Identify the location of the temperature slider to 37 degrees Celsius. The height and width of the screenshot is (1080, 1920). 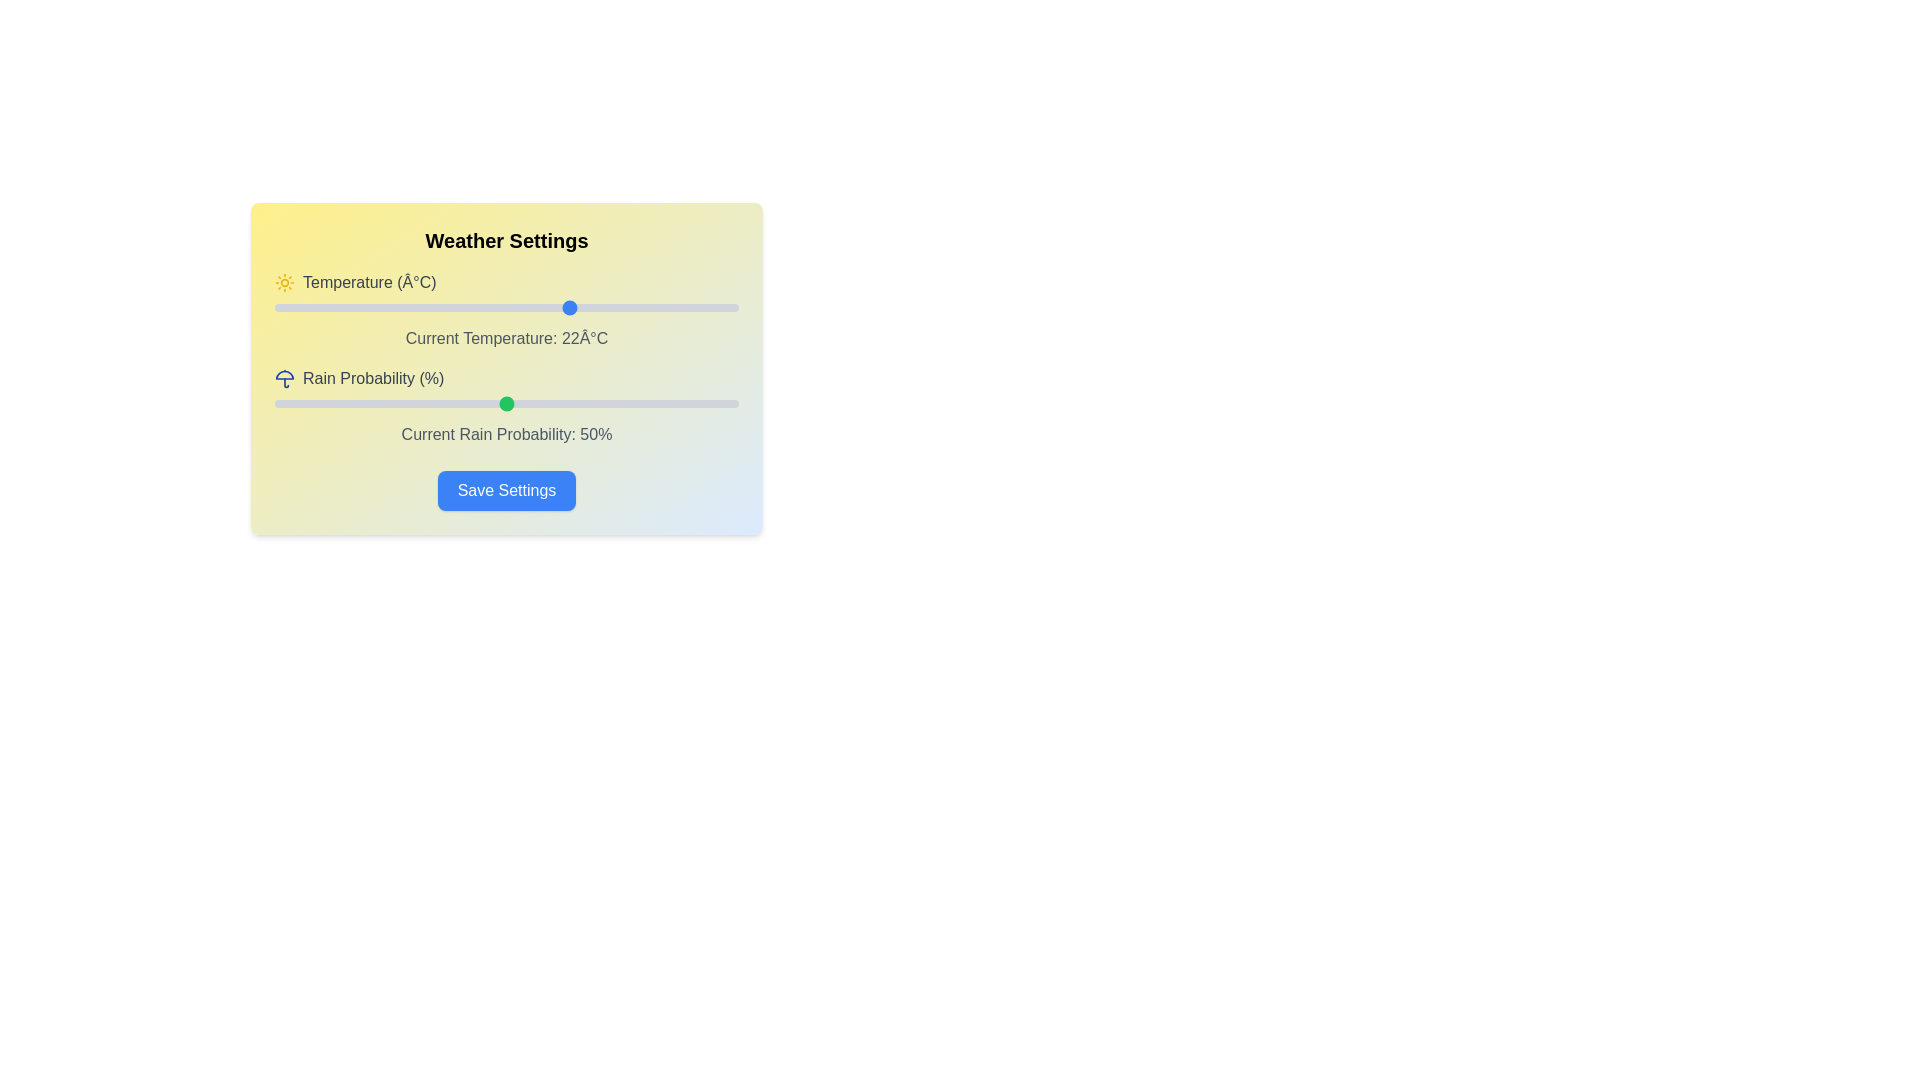
(711, 308).